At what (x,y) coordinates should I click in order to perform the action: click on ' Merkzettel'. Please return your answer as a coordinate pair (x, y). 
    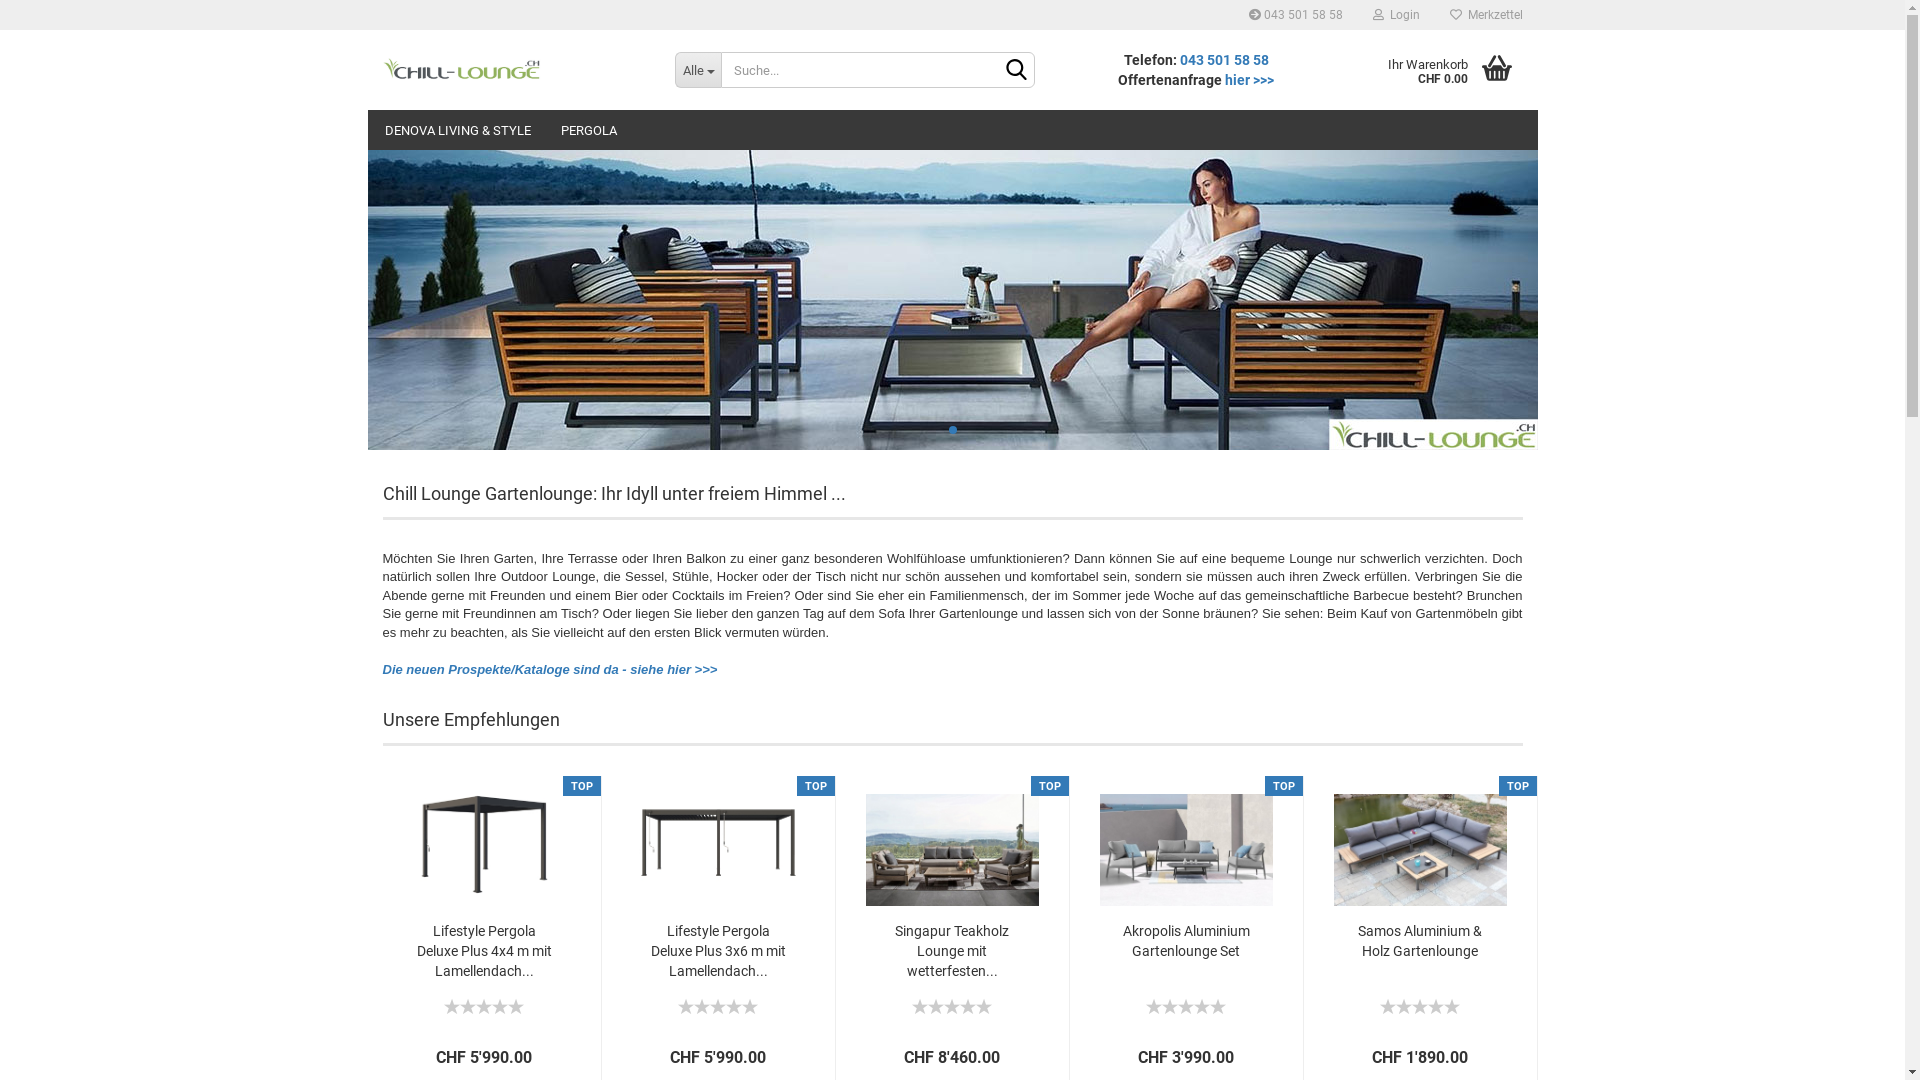
    Looking at the image, I should click on (1433, 15).